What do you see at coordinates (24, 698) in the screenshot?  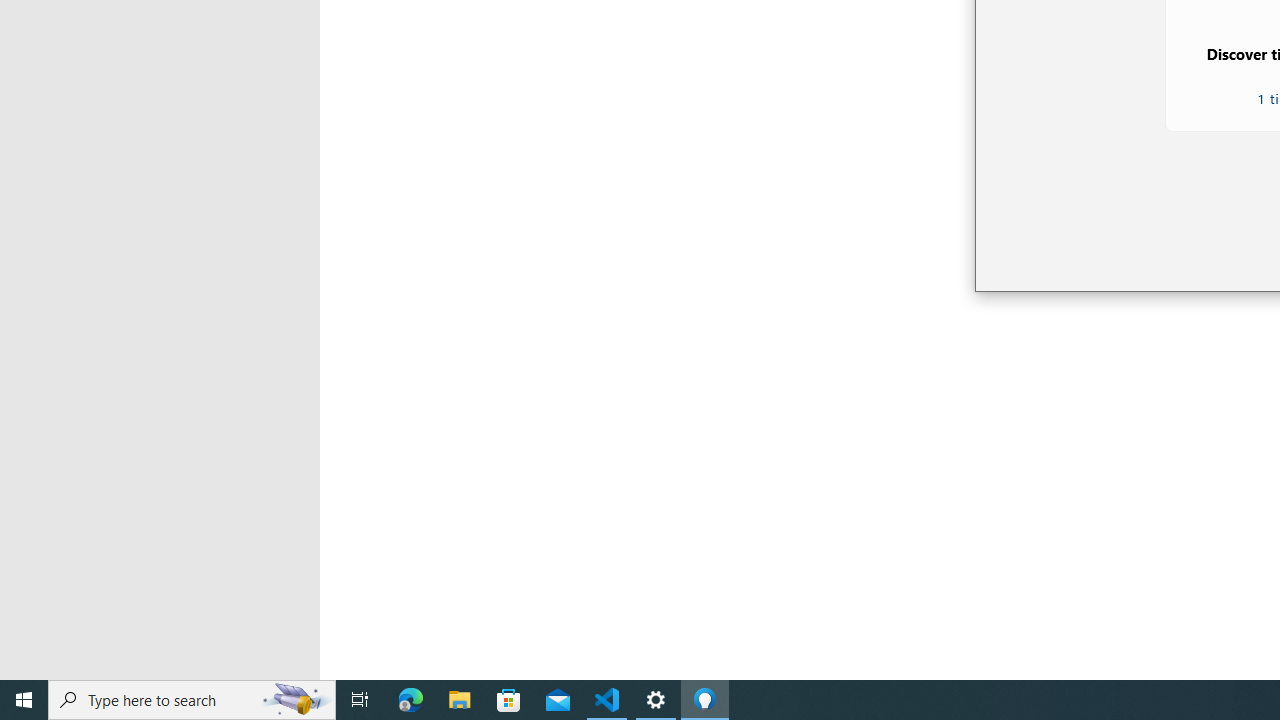 I see `'Start'` at bounding box center [24, 698].